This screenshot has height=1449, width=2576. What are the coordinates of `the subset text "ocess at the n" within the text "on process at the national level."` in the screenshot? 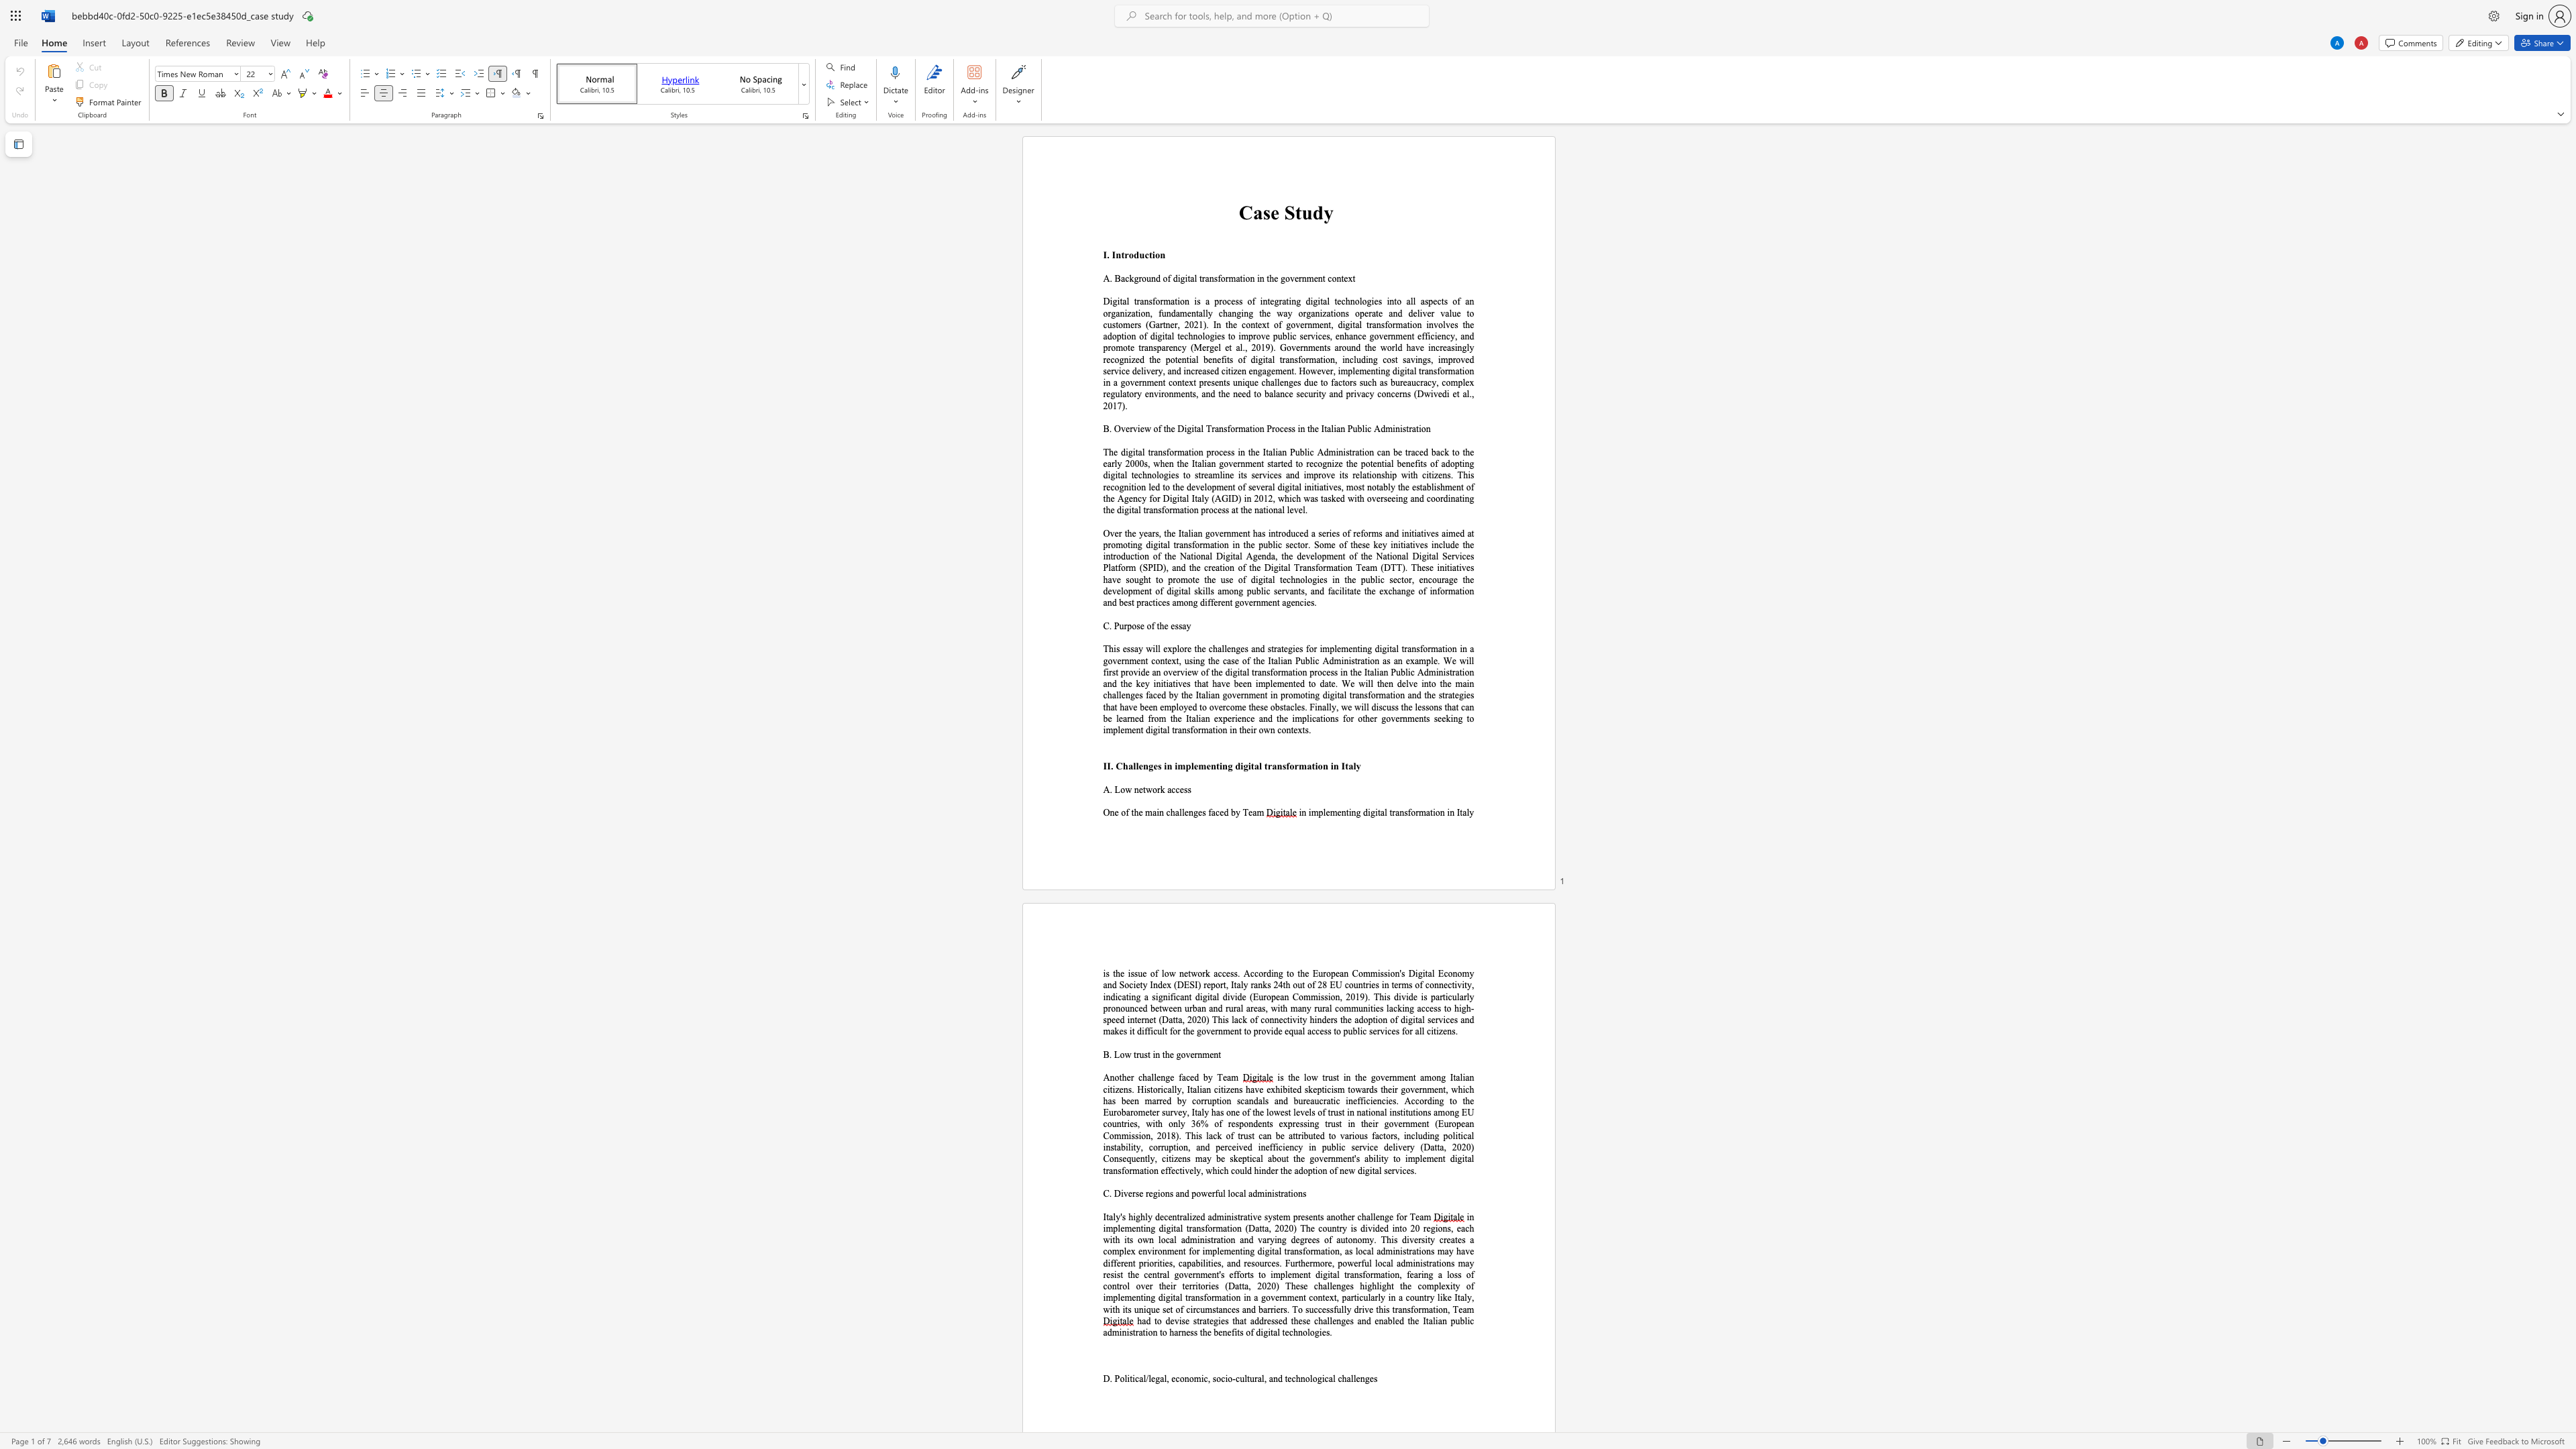 It's located at (1208, 509).